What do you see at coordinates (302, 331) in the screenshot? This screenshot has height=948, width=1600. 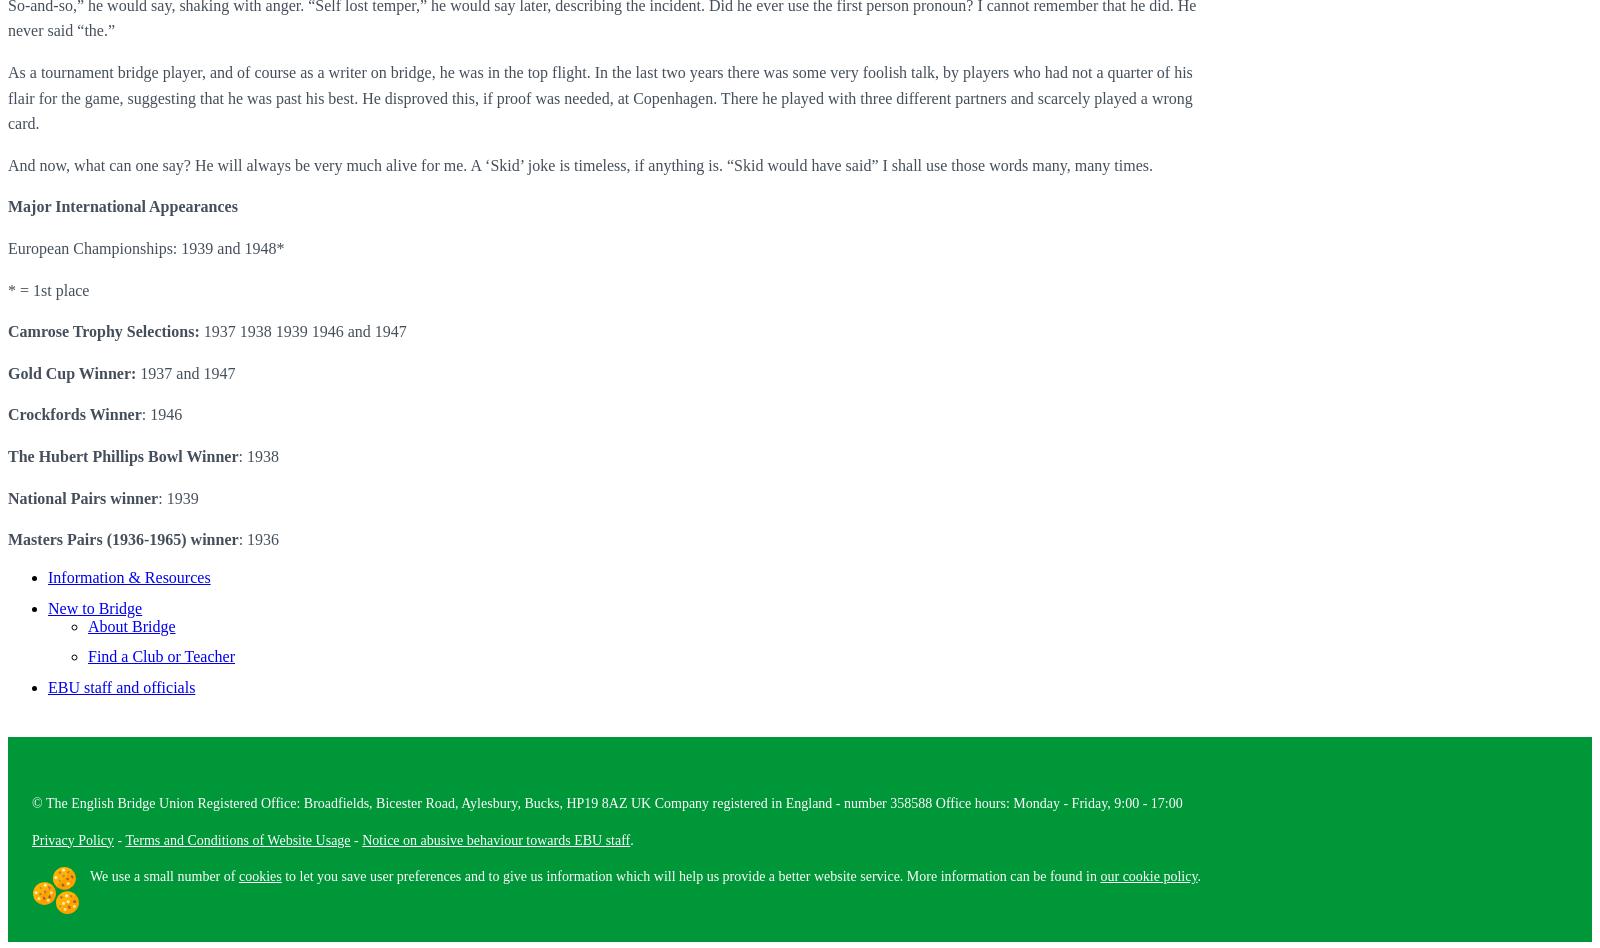 I see `'1937 1938 1939 1946 and 1947'` at bounding box center [302, 331].